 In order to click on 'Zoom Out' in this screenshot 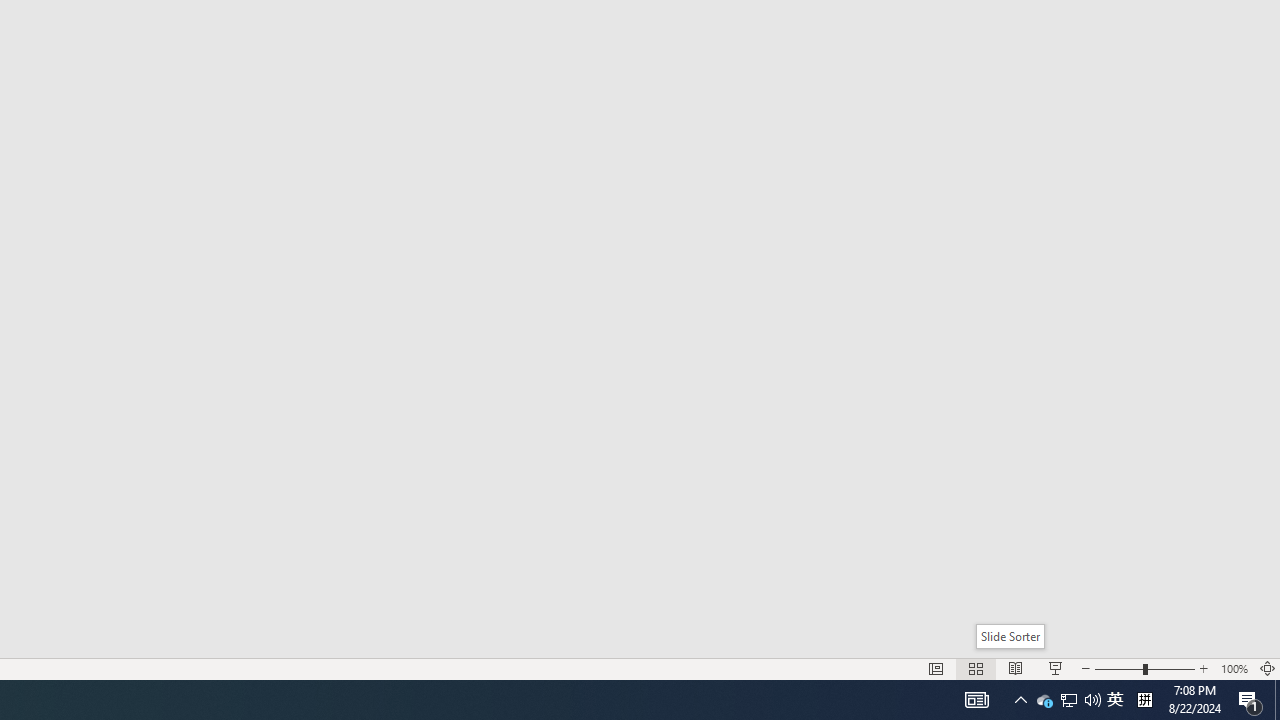, I will do `click(1117, 669)`.